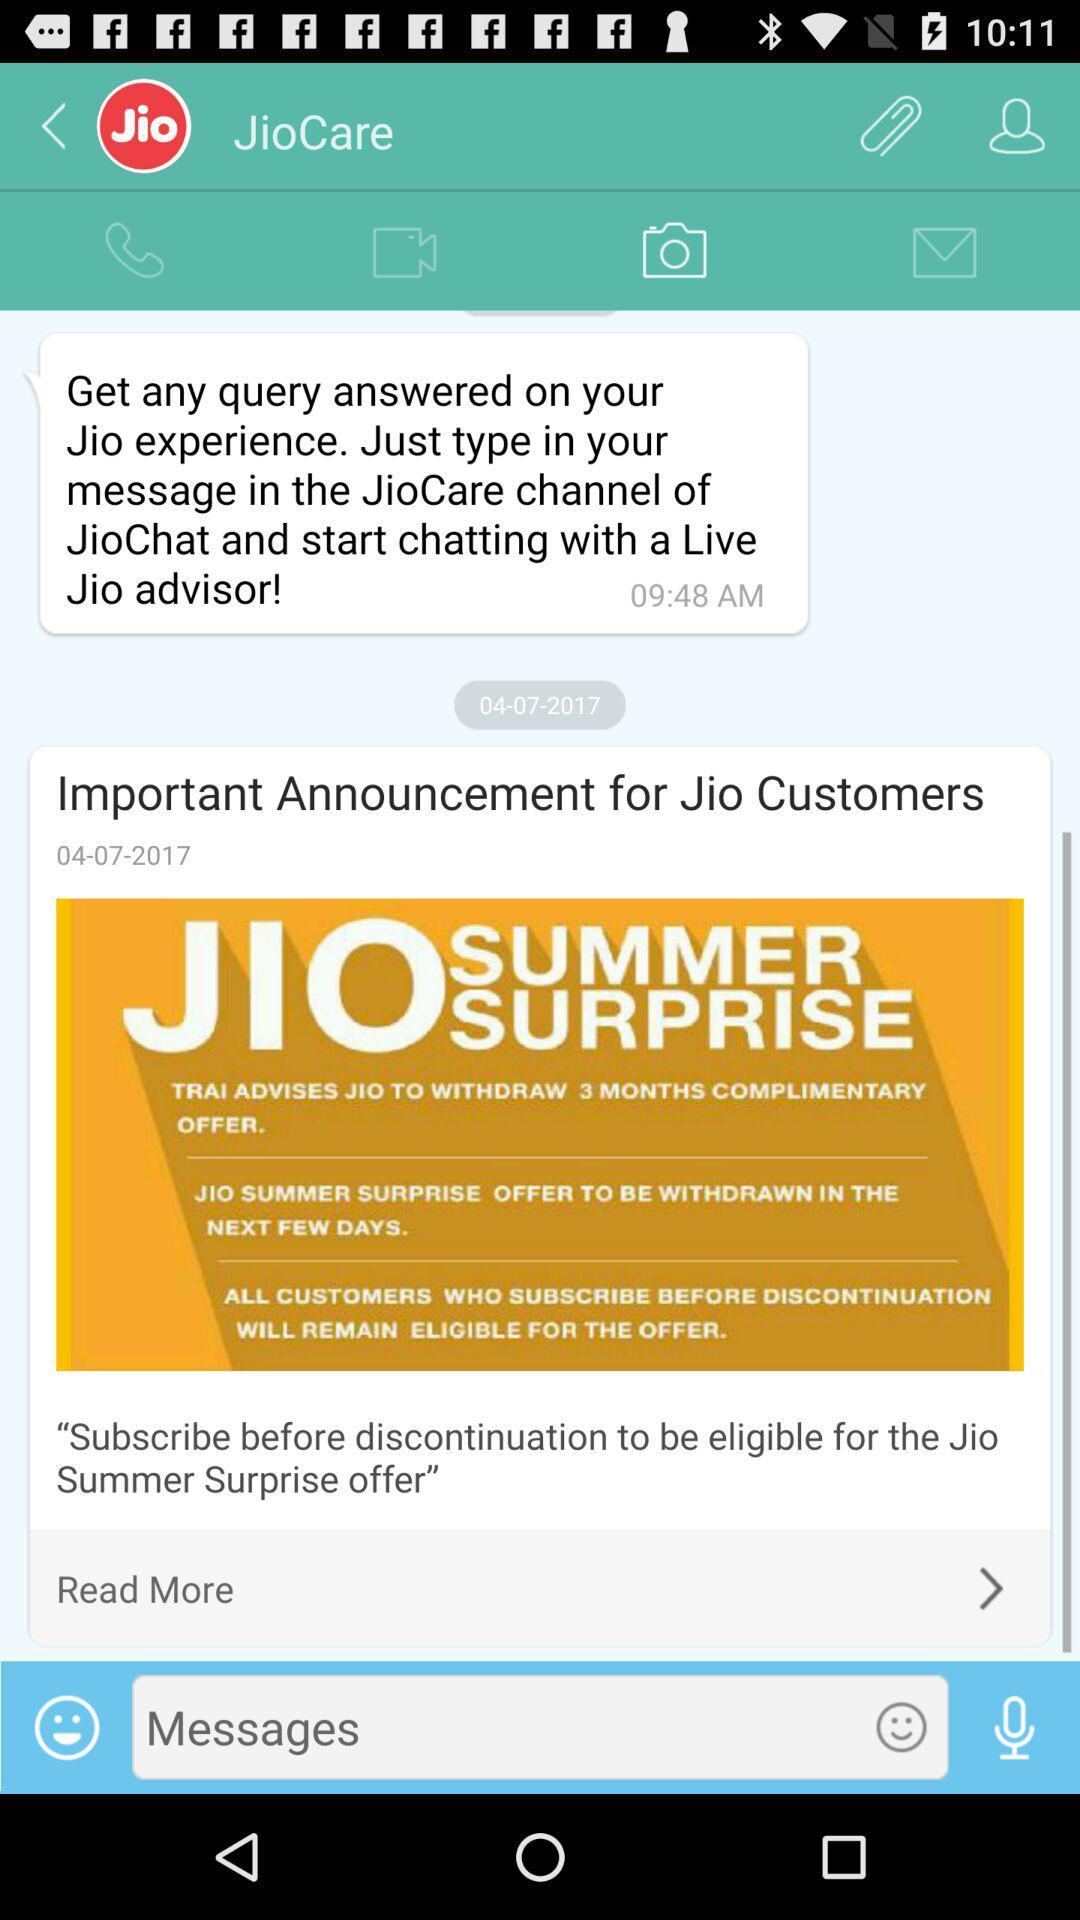 The height and width of the screenshot is (1920, 1080). Describe the element at coordinates (901, 1847) in the screenshot. I see `the emoji icon` at that location.